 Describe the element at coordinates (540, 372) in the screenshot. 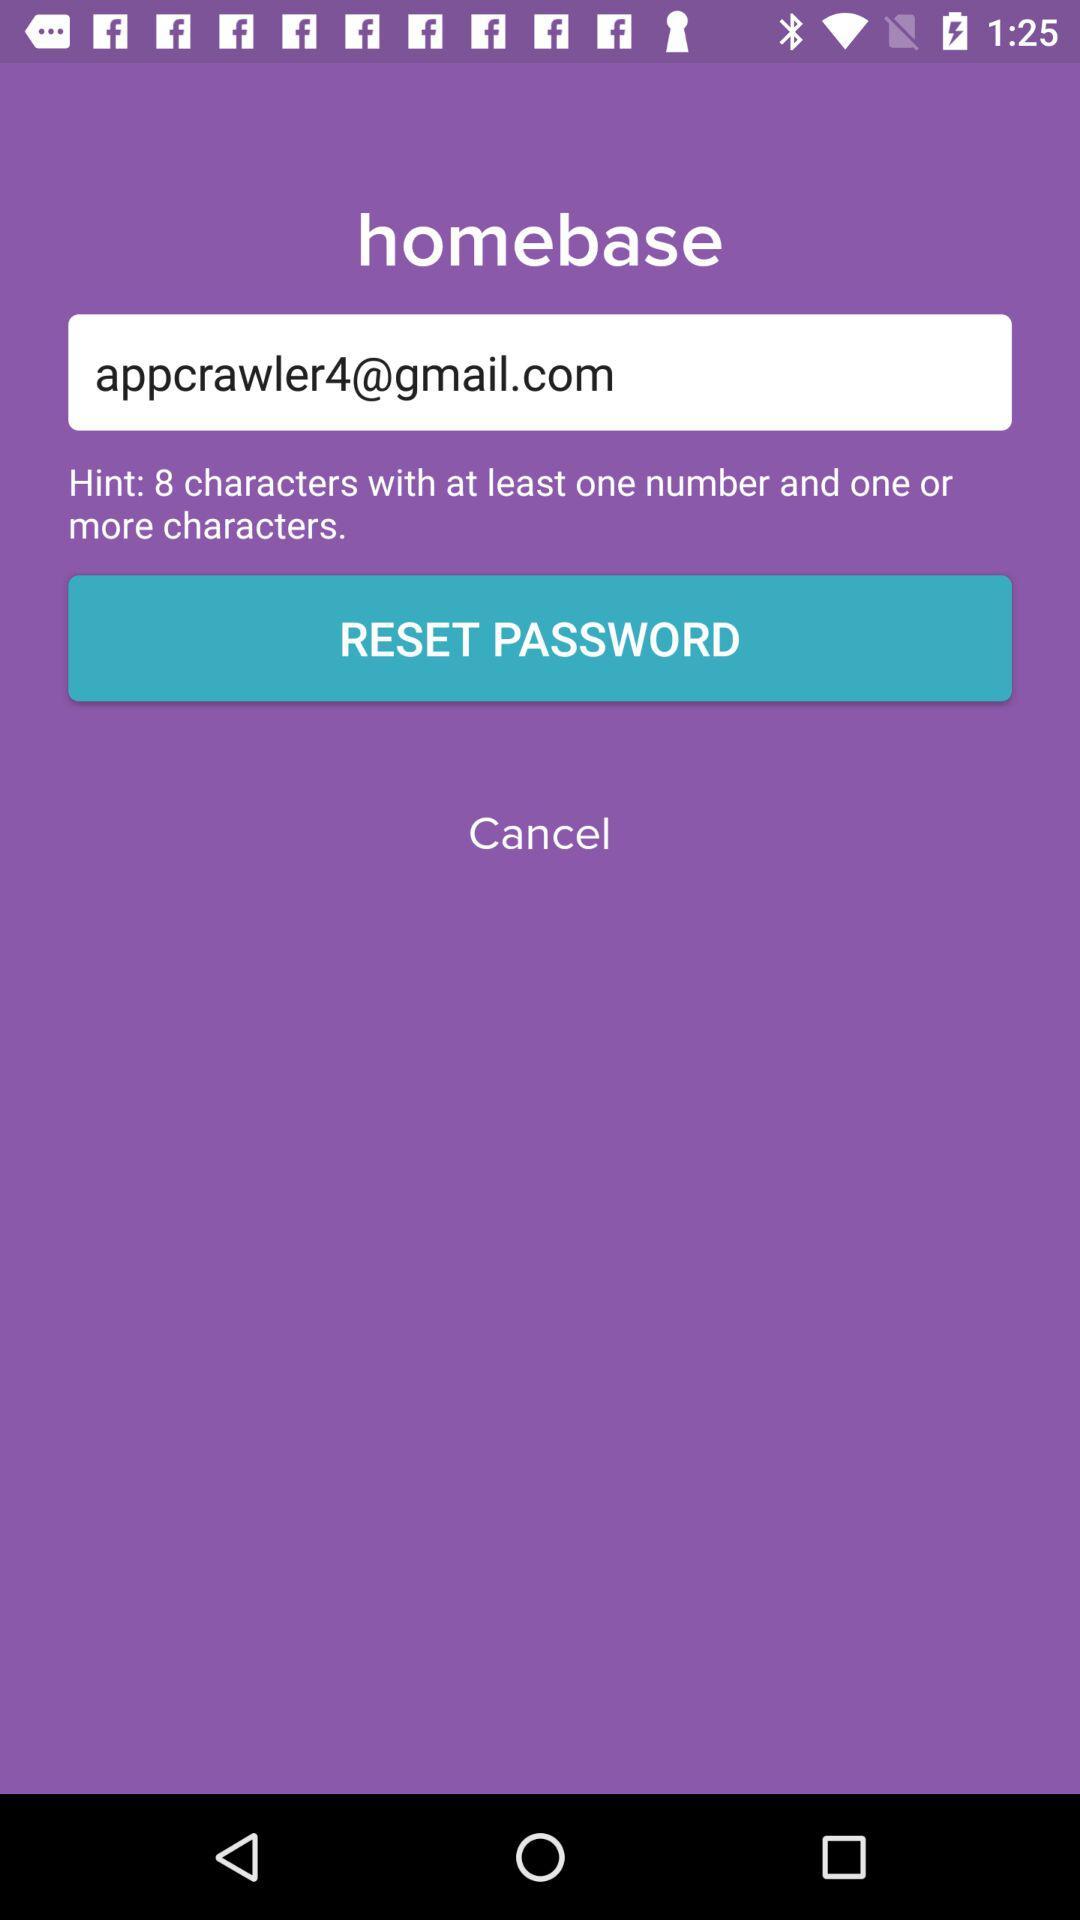

I see `appcrawler4@gmail.com icon` at that location.